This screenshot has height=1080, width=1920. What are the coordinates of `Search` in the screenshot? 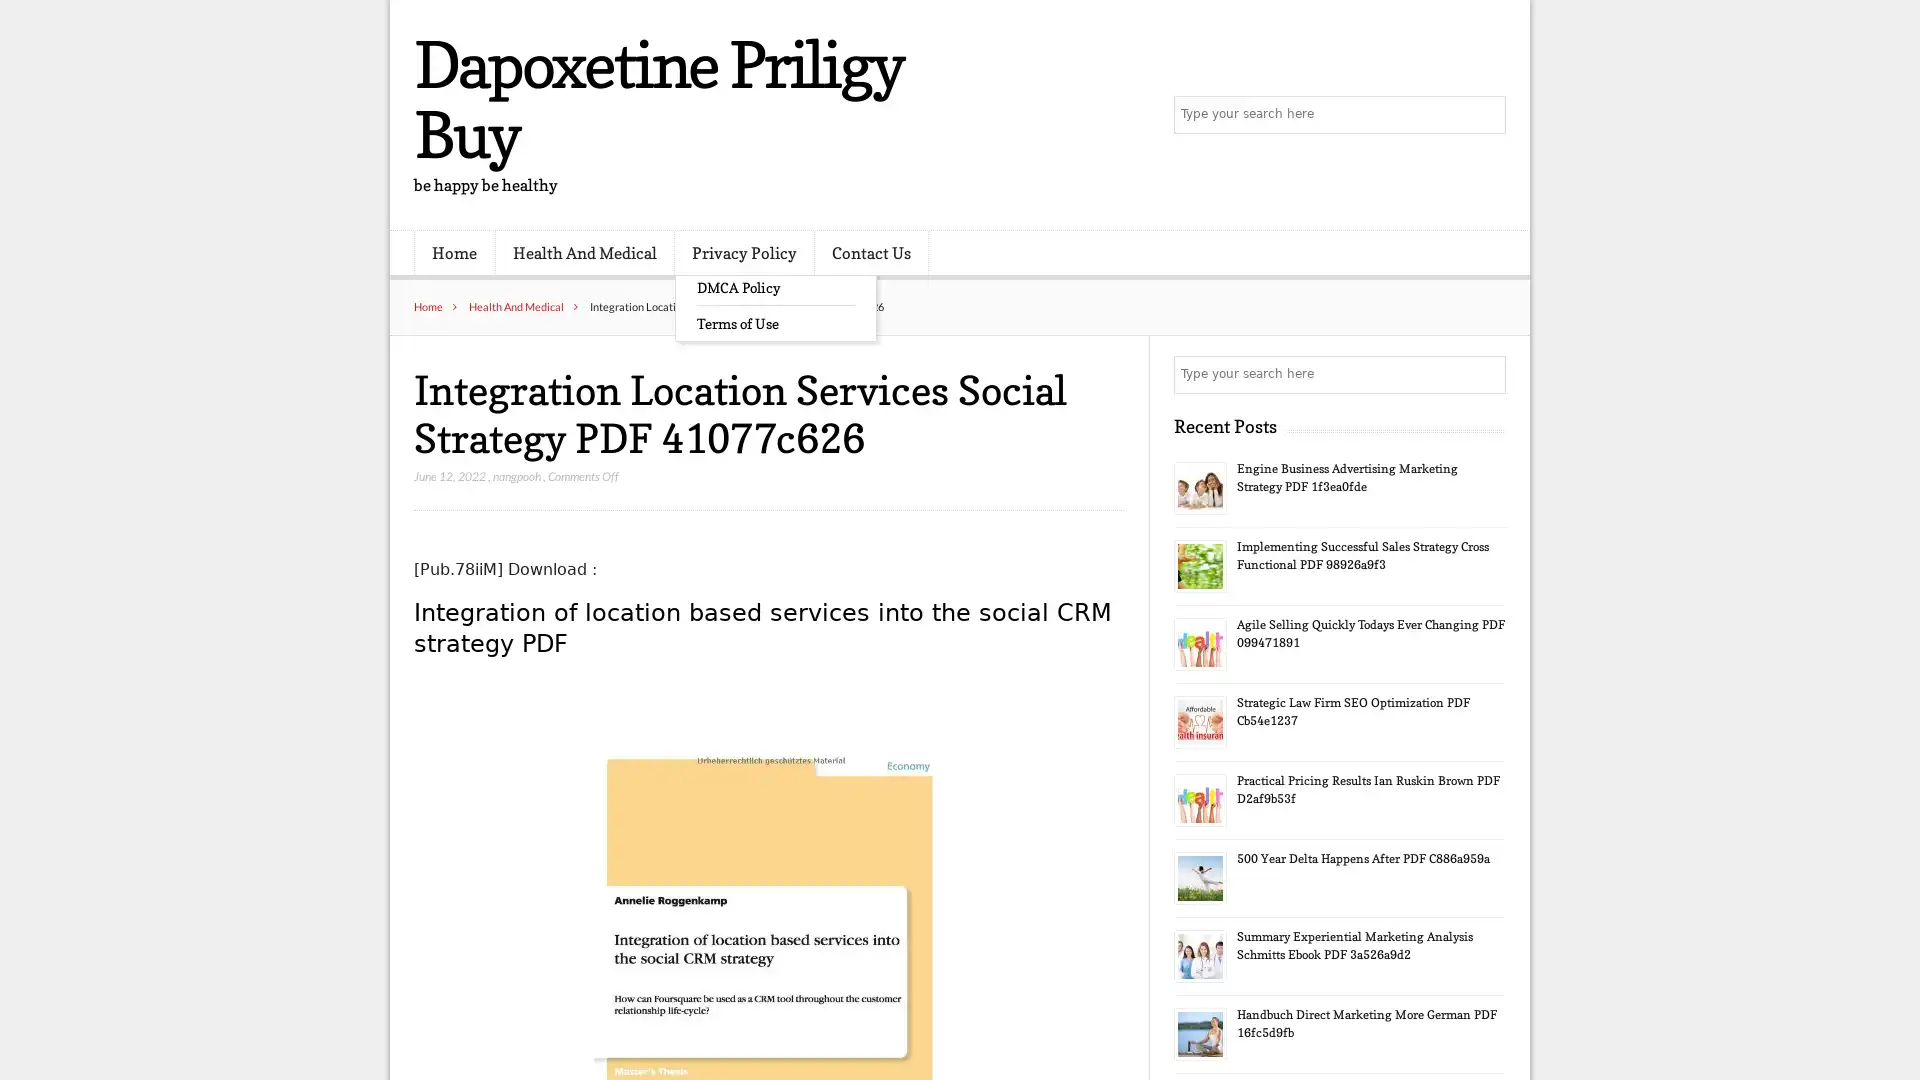 It's located at (1485, 374).